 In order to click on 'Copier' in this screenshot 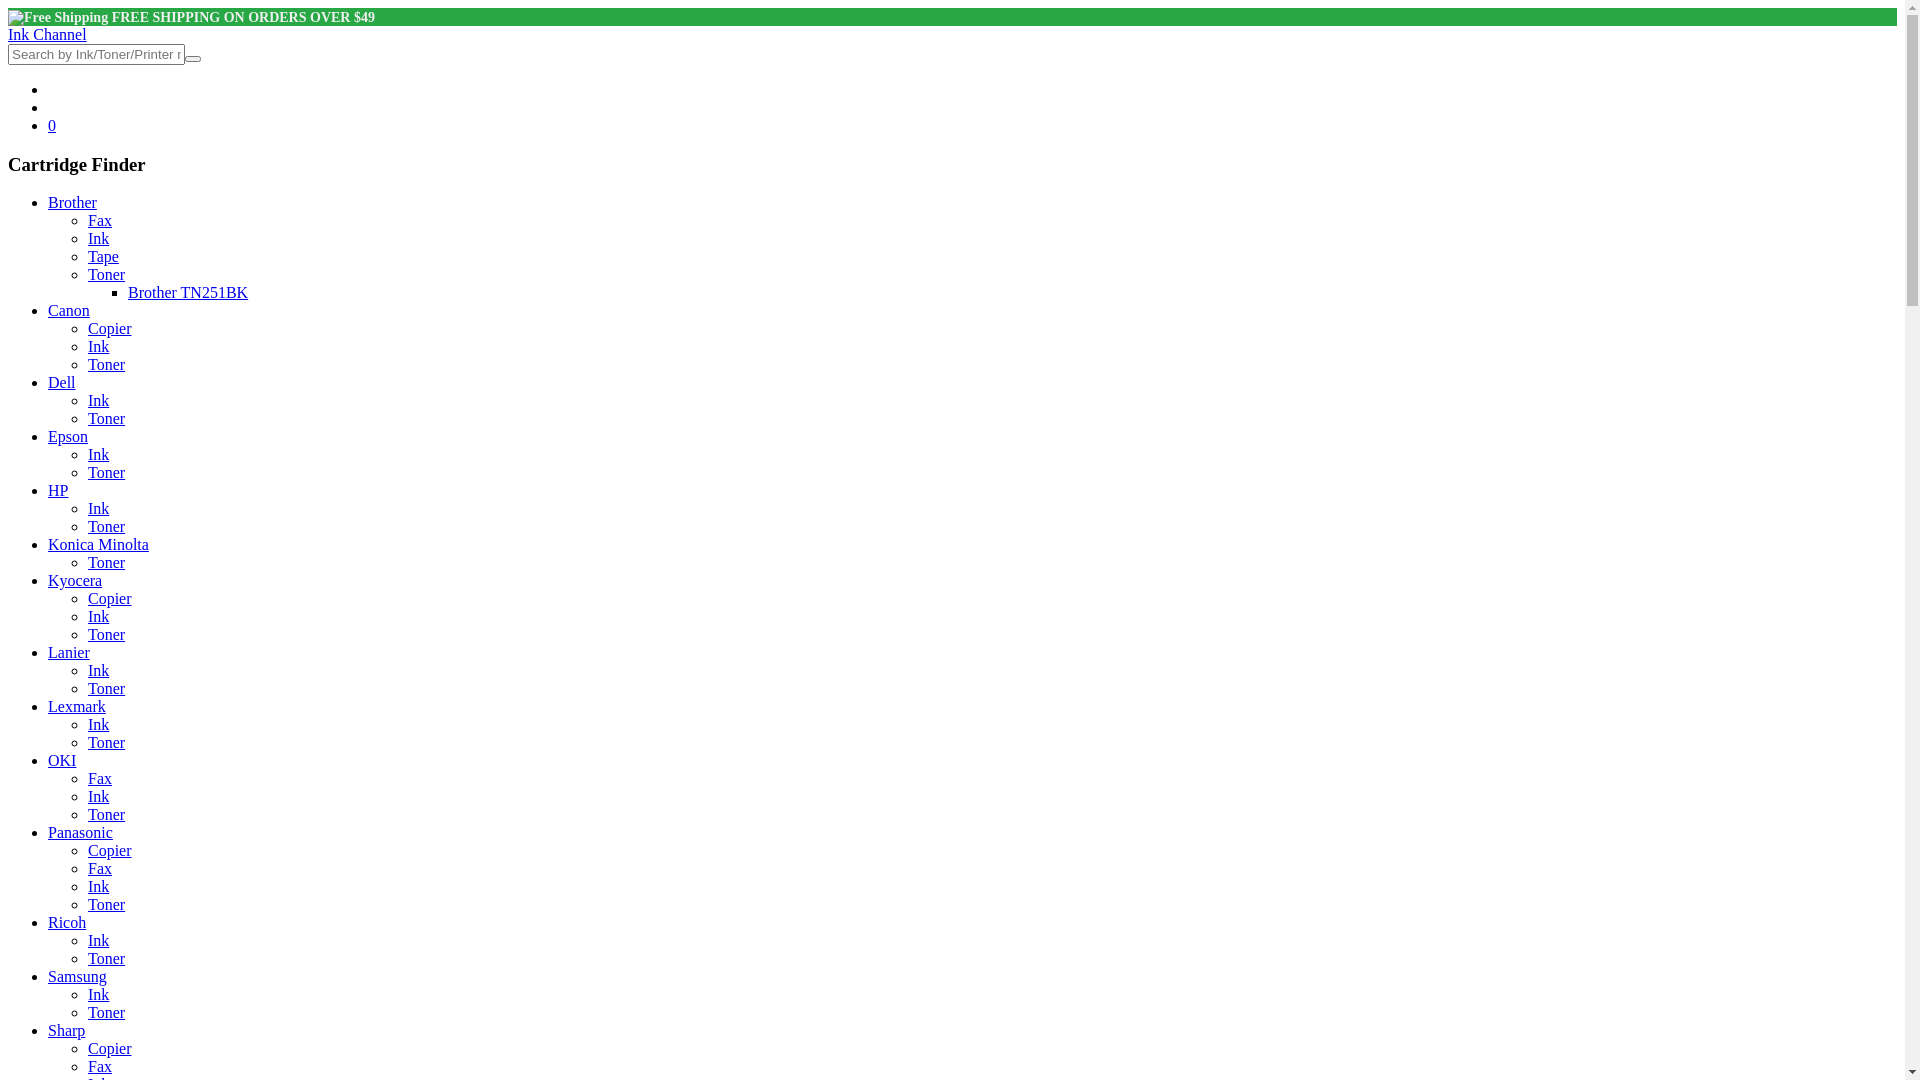, I will do `click(109, 327)`.